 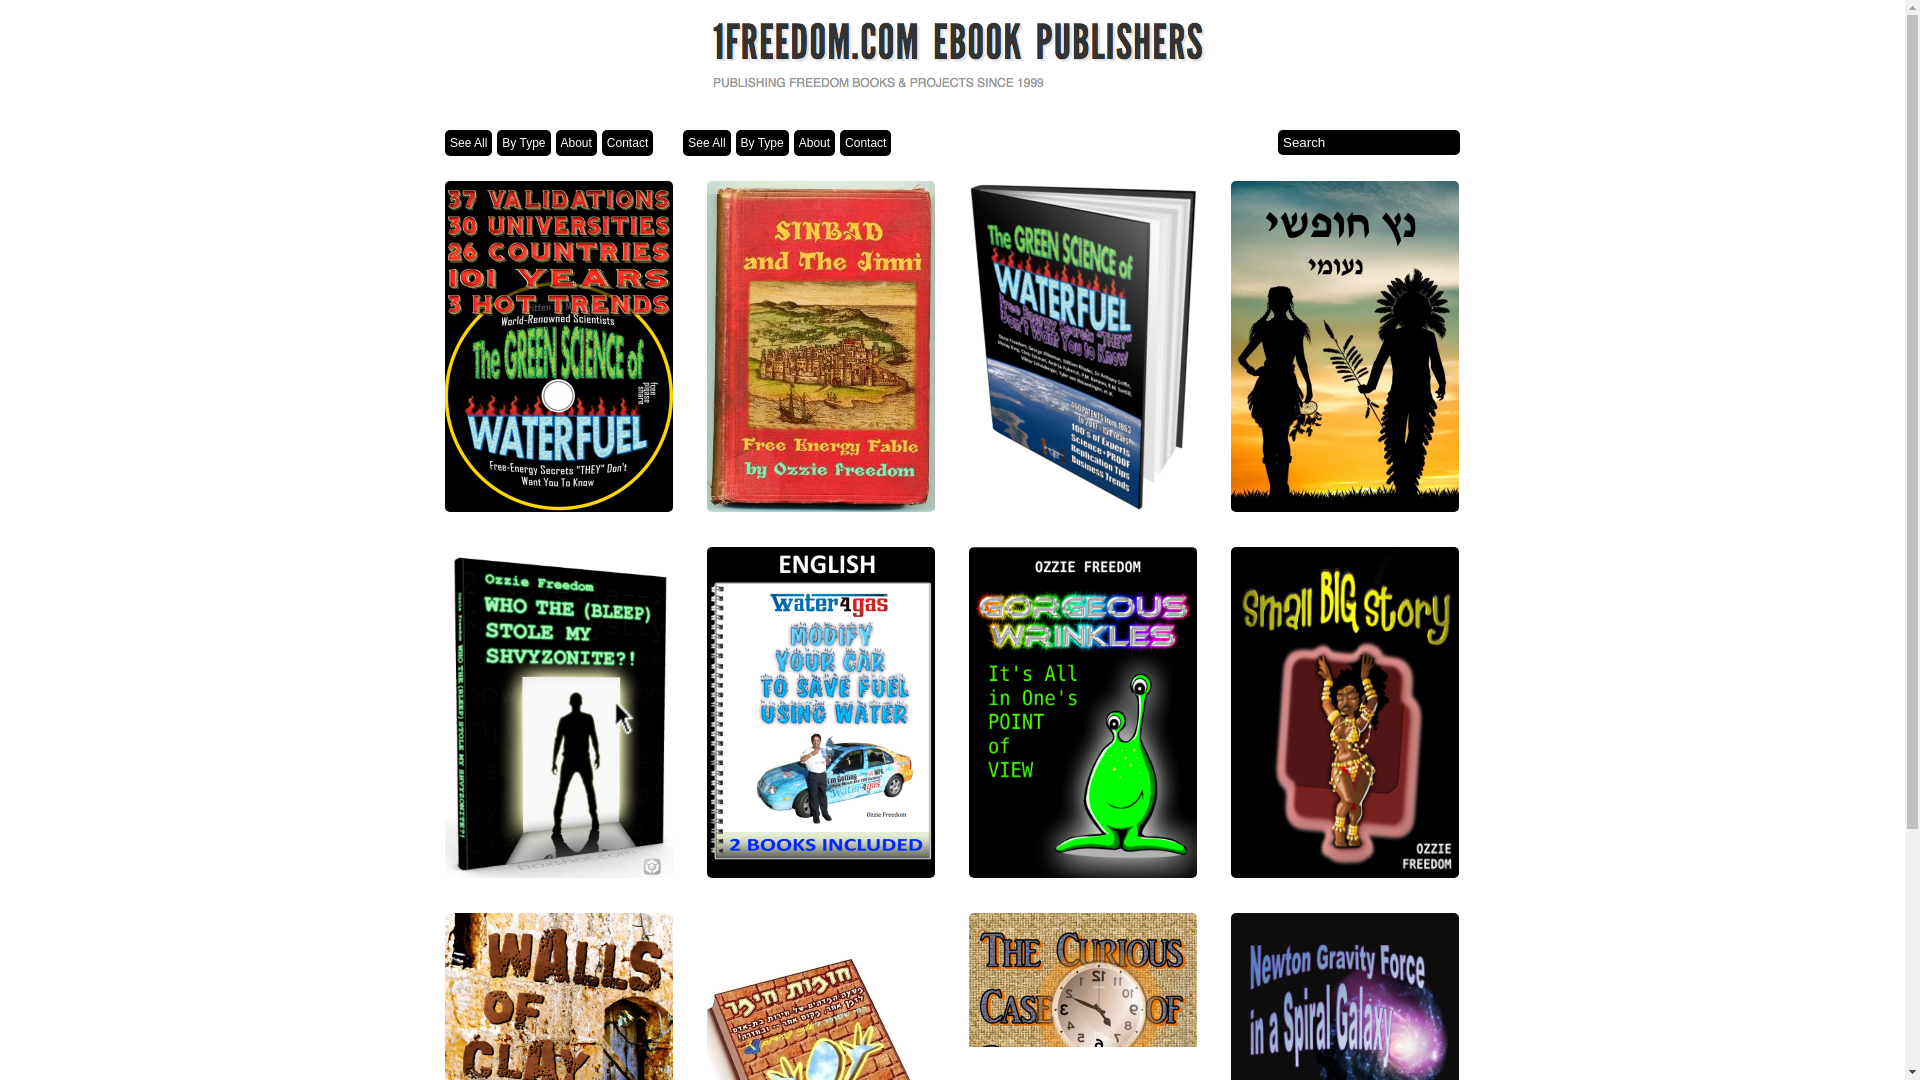 I want to click on 'By Type', so click(x=734, y=141).